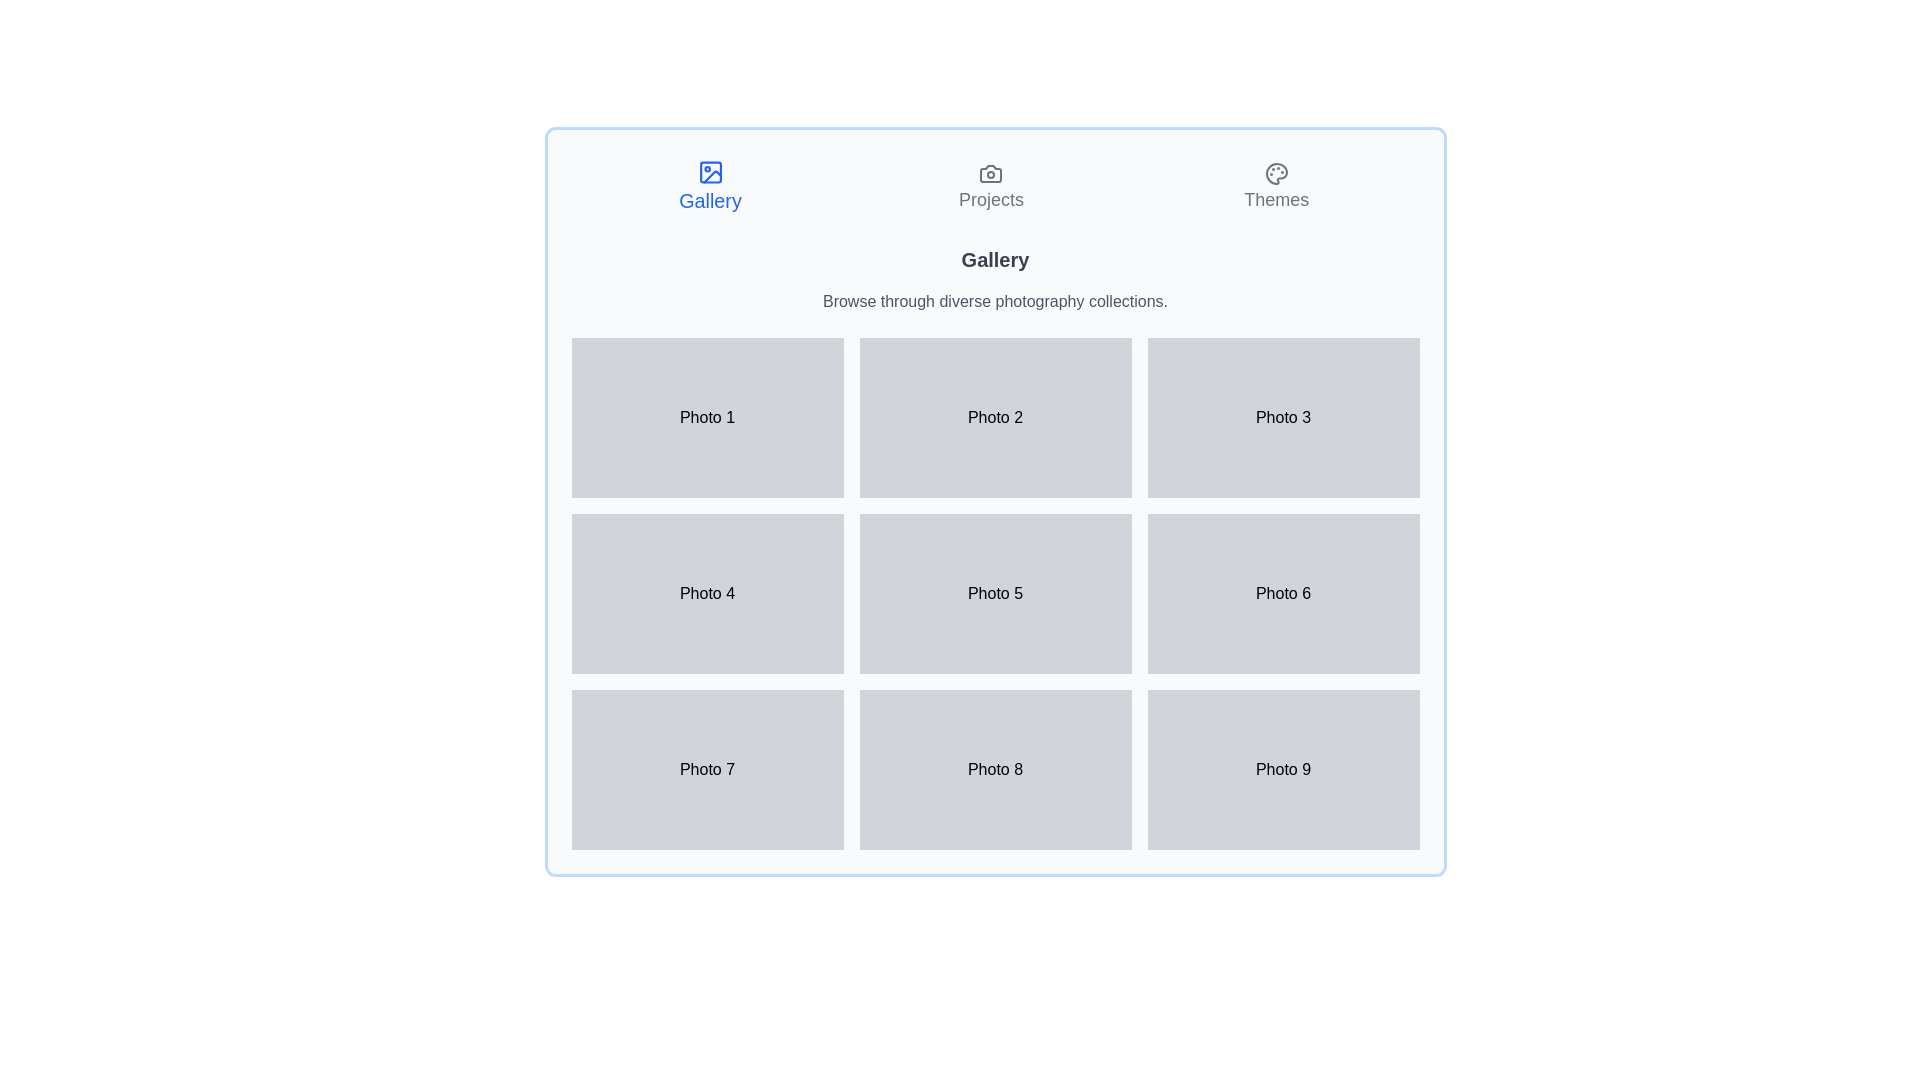 The image size is (1920, 1080). Describe the element at coordinates (995, 593) in the screenshot. I see `the interactive image thumbnail labeled 'Photo 5'` at that location.